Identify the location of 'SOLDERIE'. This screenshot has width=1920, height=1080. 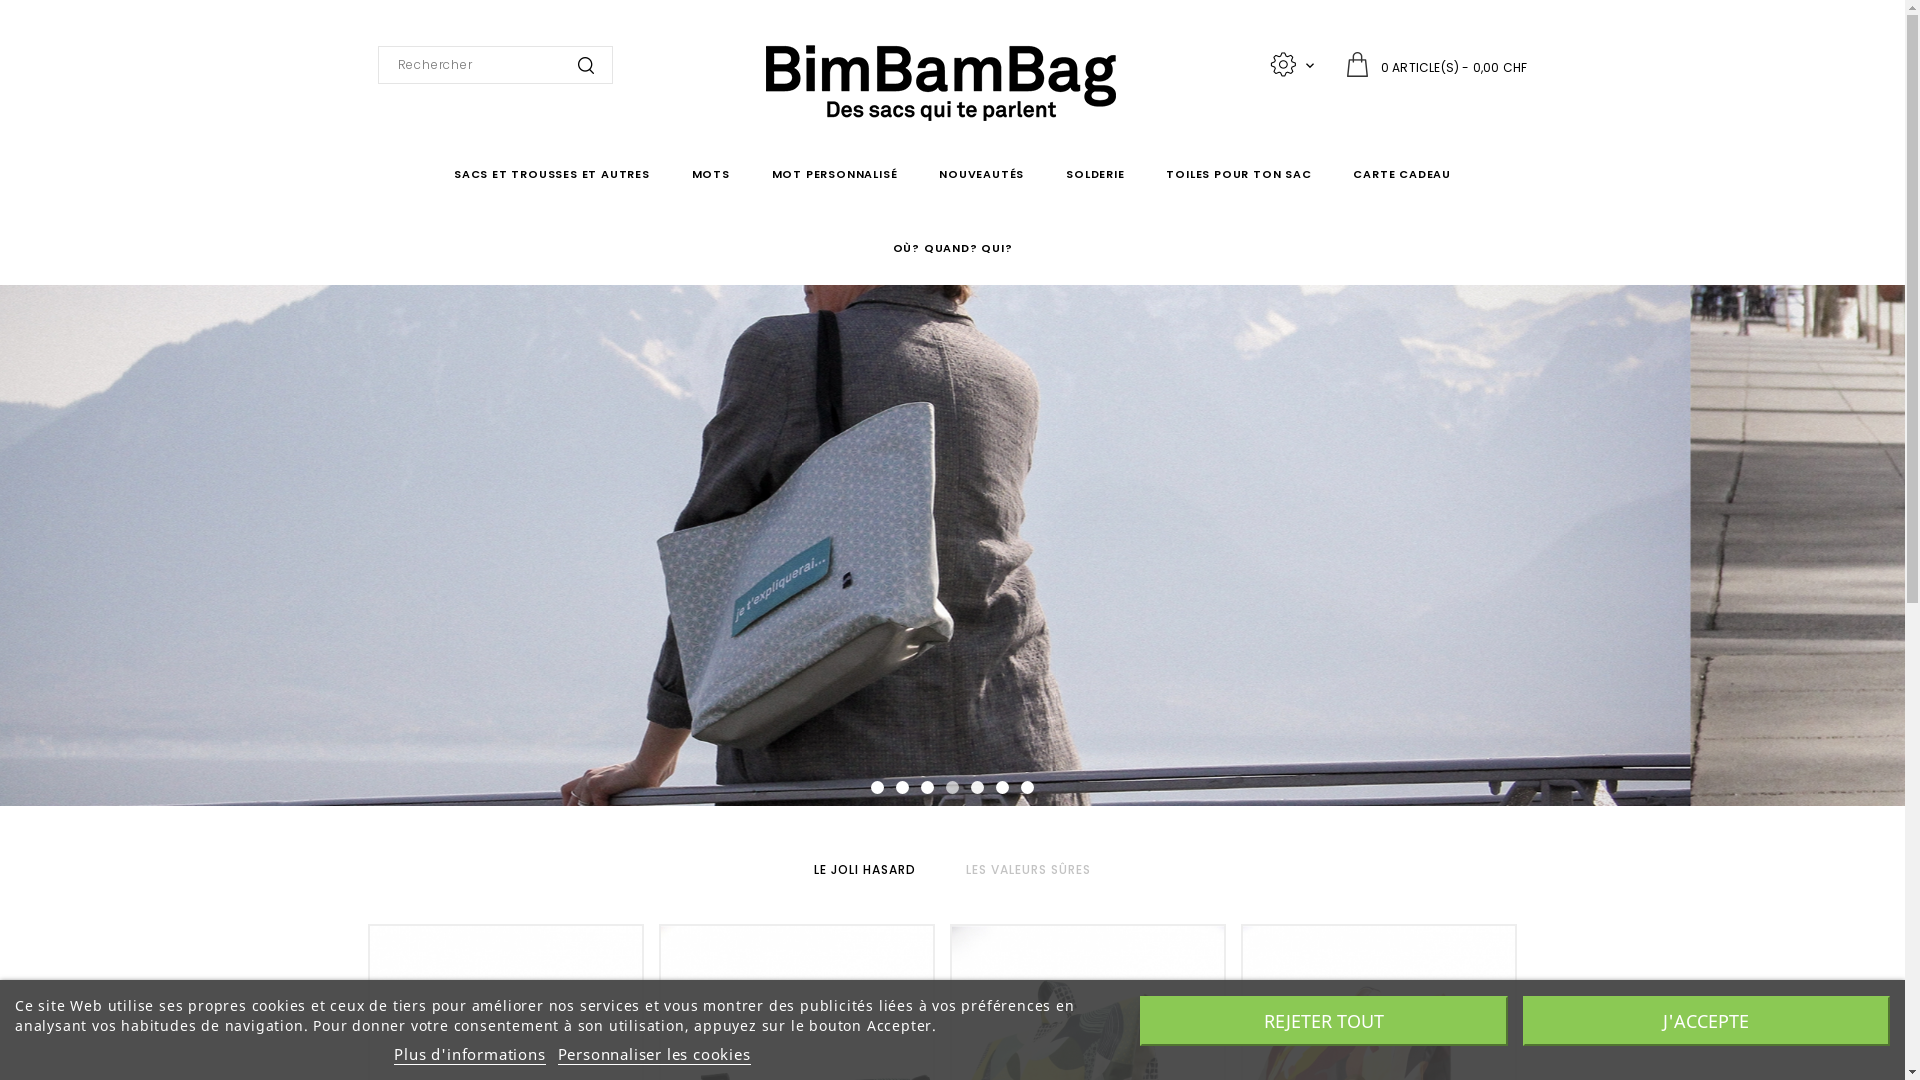
(1055, 172).